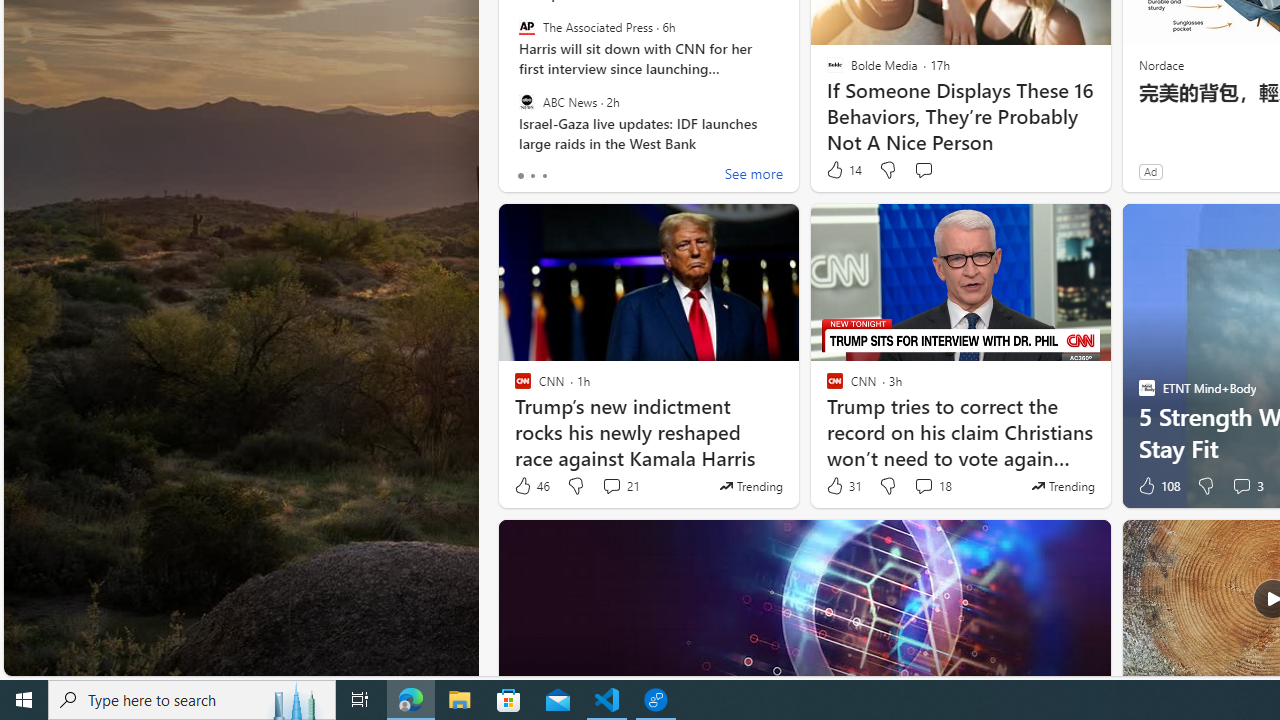 Image resolution: width=1280 pixels, height=720 pixels. Describe the element at coordinates (931, 486) in the screenshot. I see `'View comments 18 Comment'` at that location.